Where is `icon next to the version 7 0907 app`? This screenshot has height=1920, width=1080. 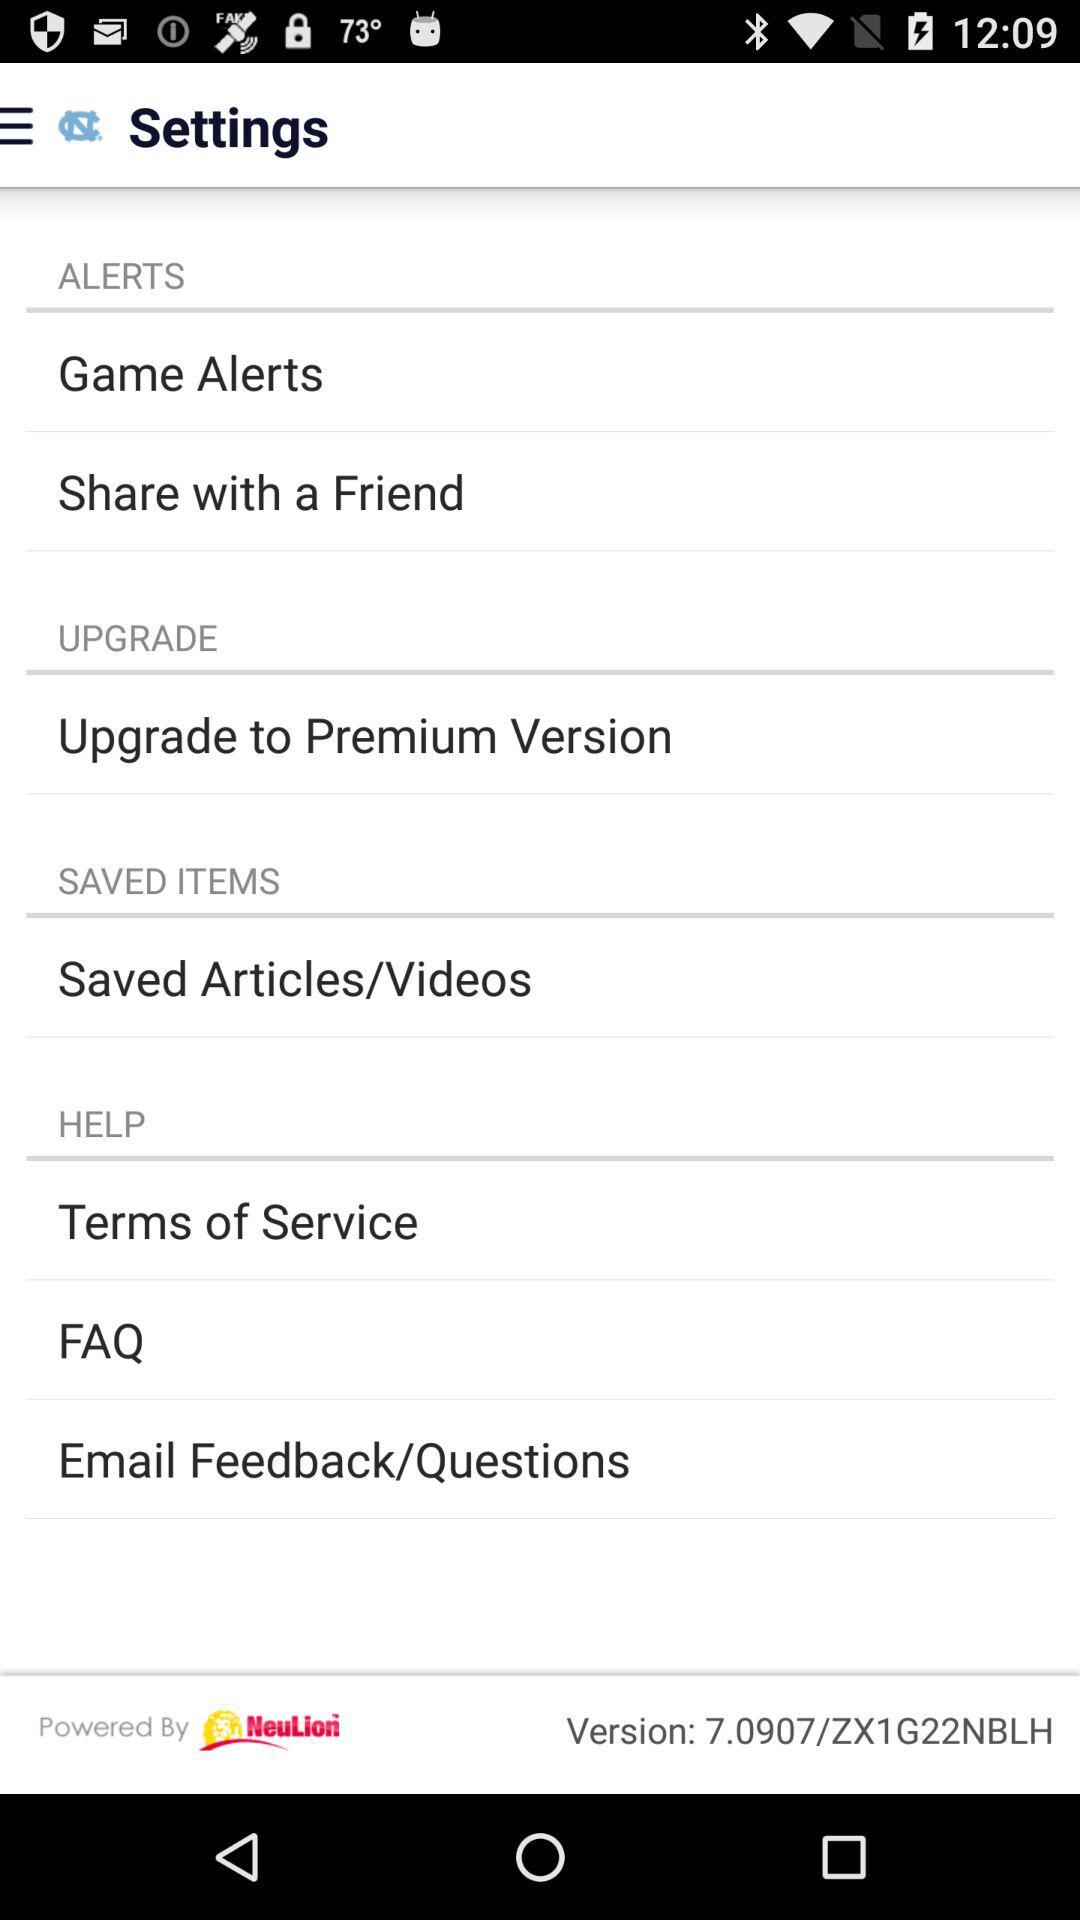
icon next to the version 7 0907 app is located at coordinates (189, 1729).